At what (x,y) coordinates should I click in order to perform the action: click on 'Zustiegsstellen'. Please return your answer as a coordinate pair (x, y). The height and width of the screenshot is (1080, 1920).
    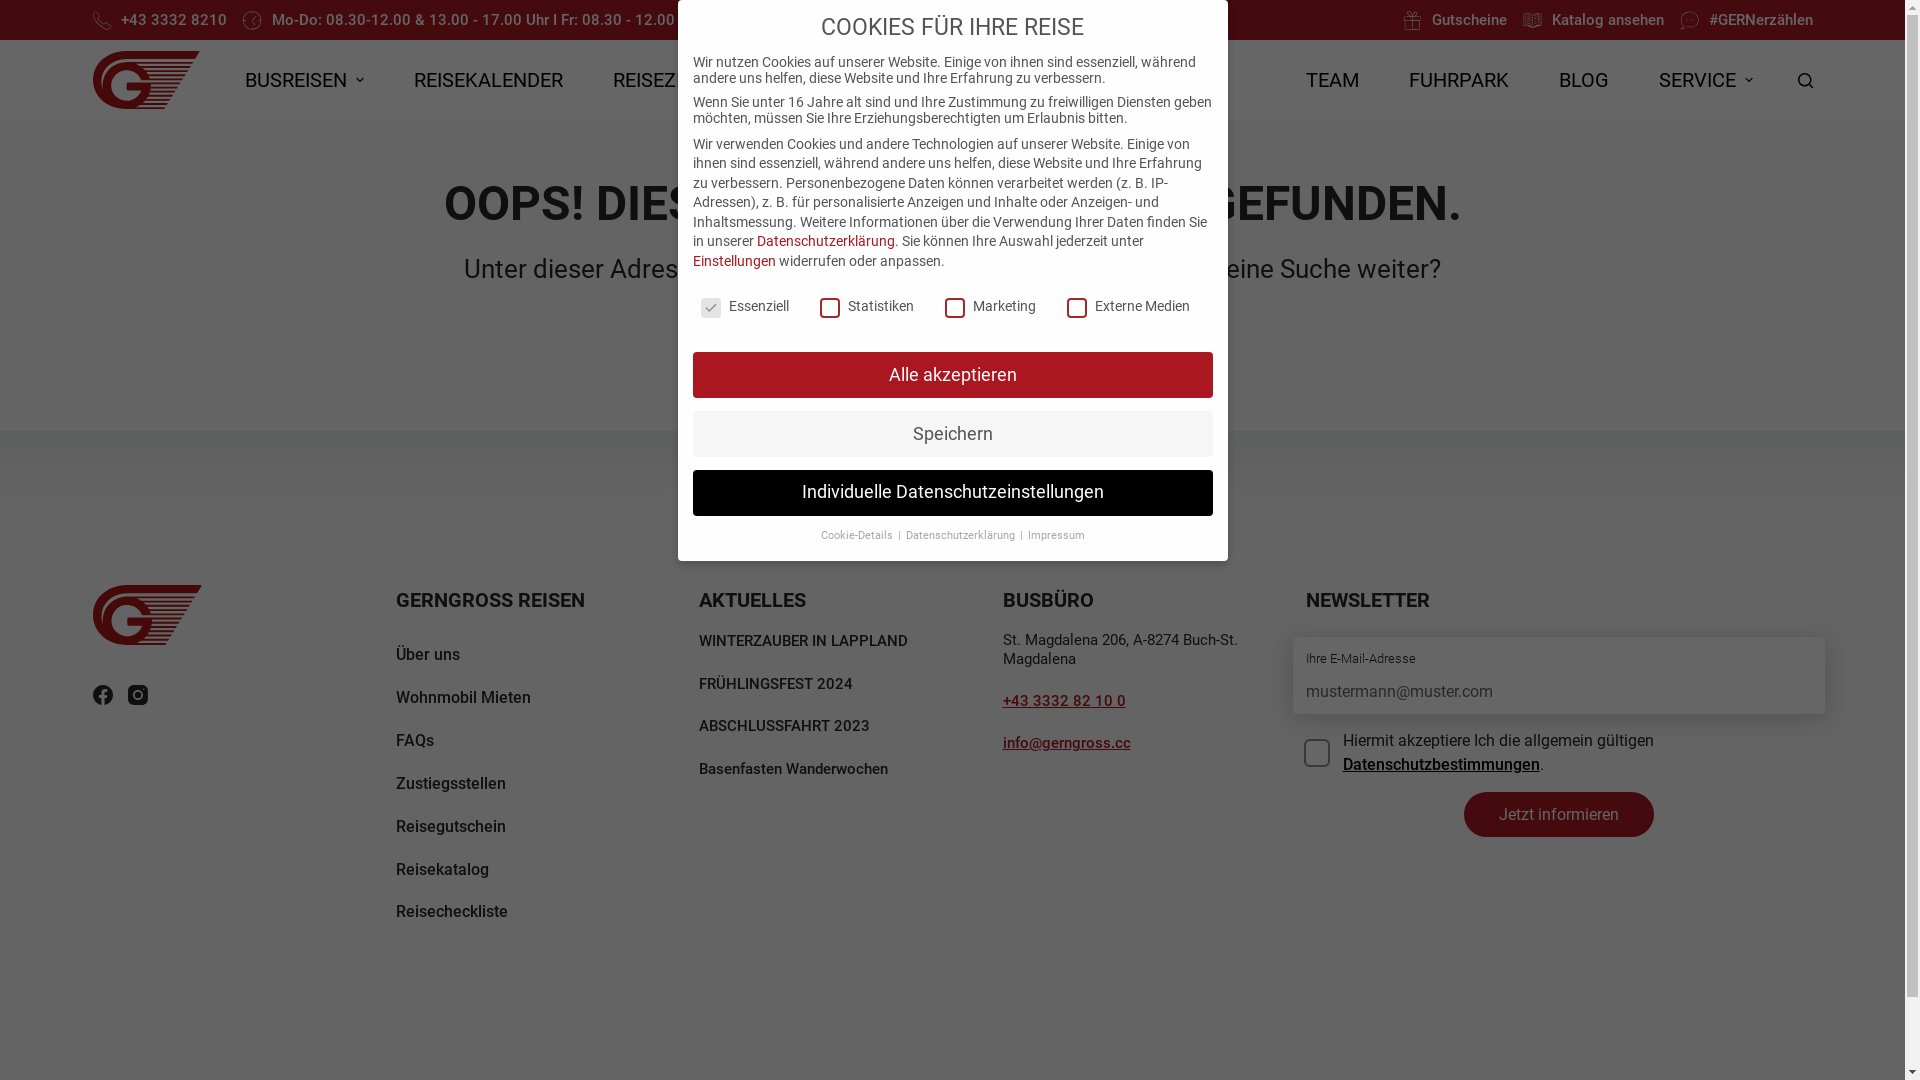
    Looking at the image, I should click on (395, 782).